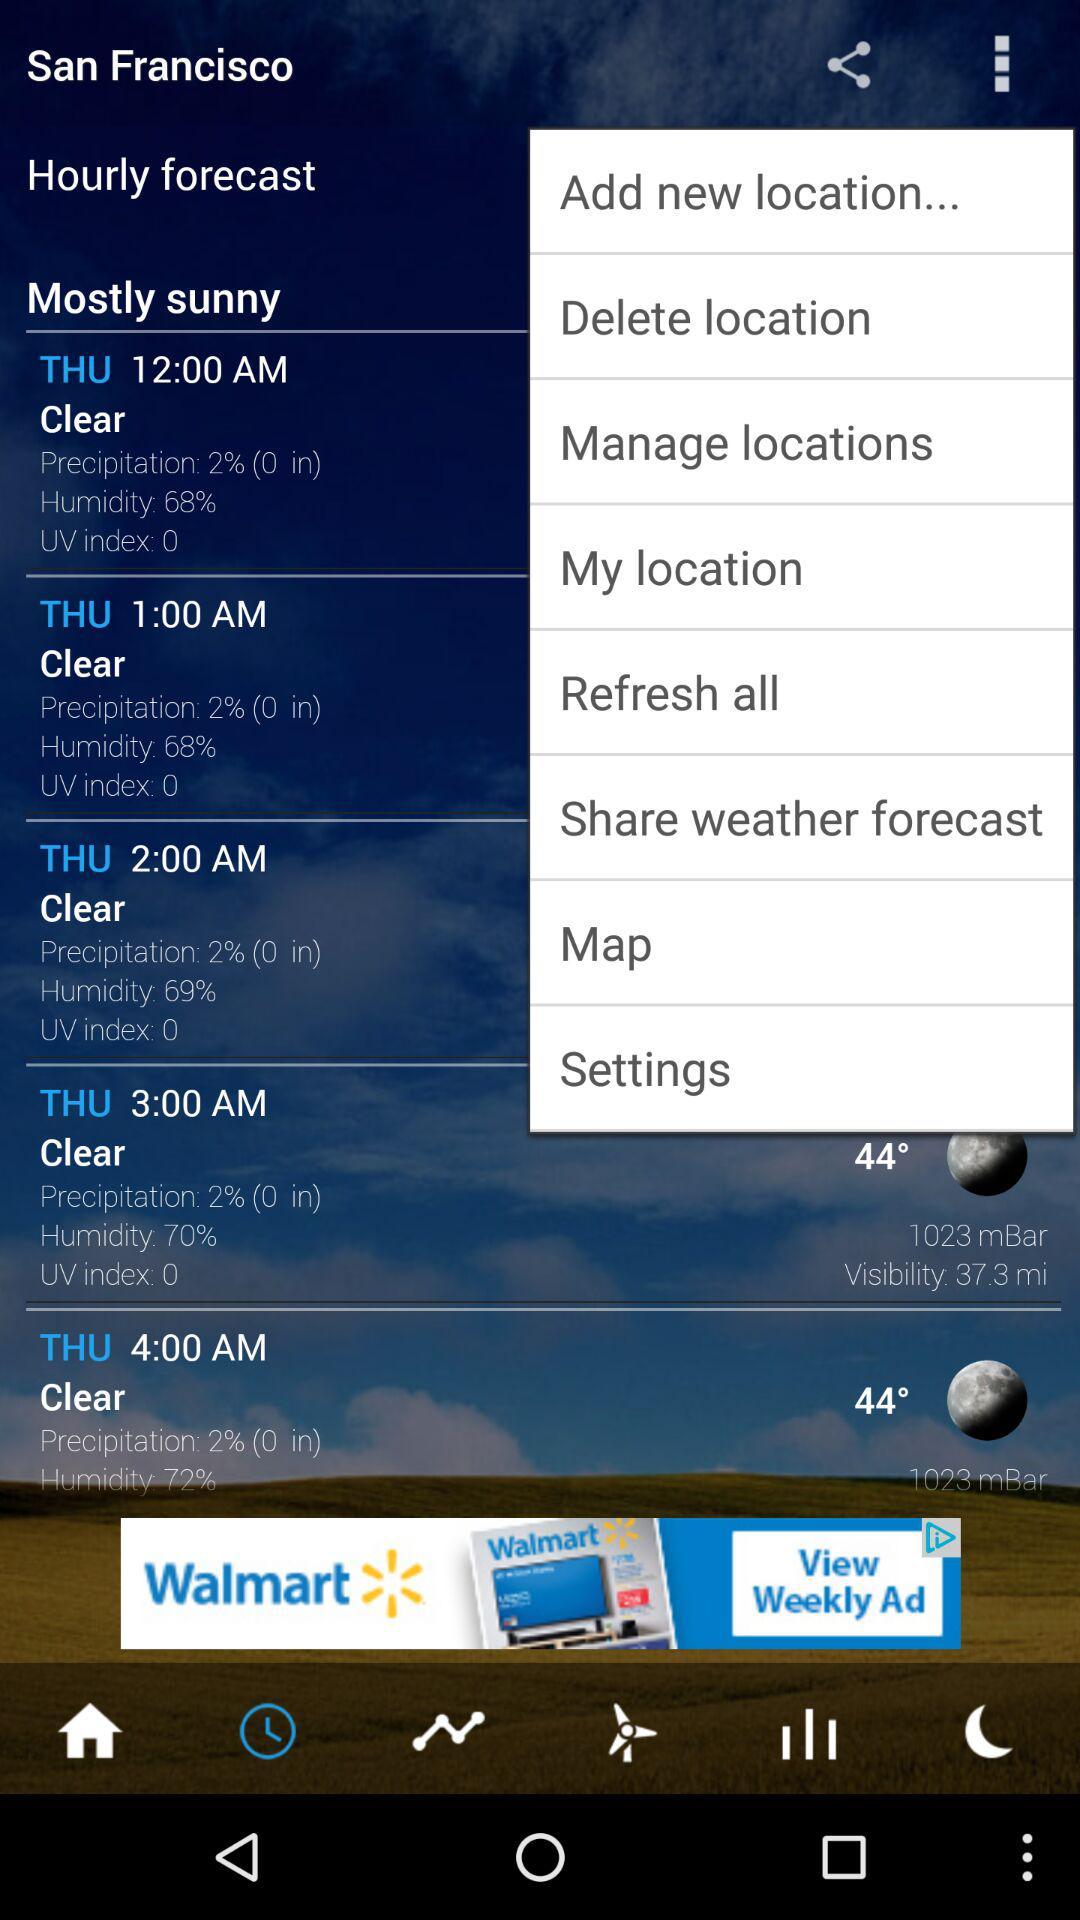 The width and height of the screenshot is (1080, 1920). What do you see at coordinates (800, 691) in the screenshot?
I see `the refresh all app` at bounding box center [800, 691].